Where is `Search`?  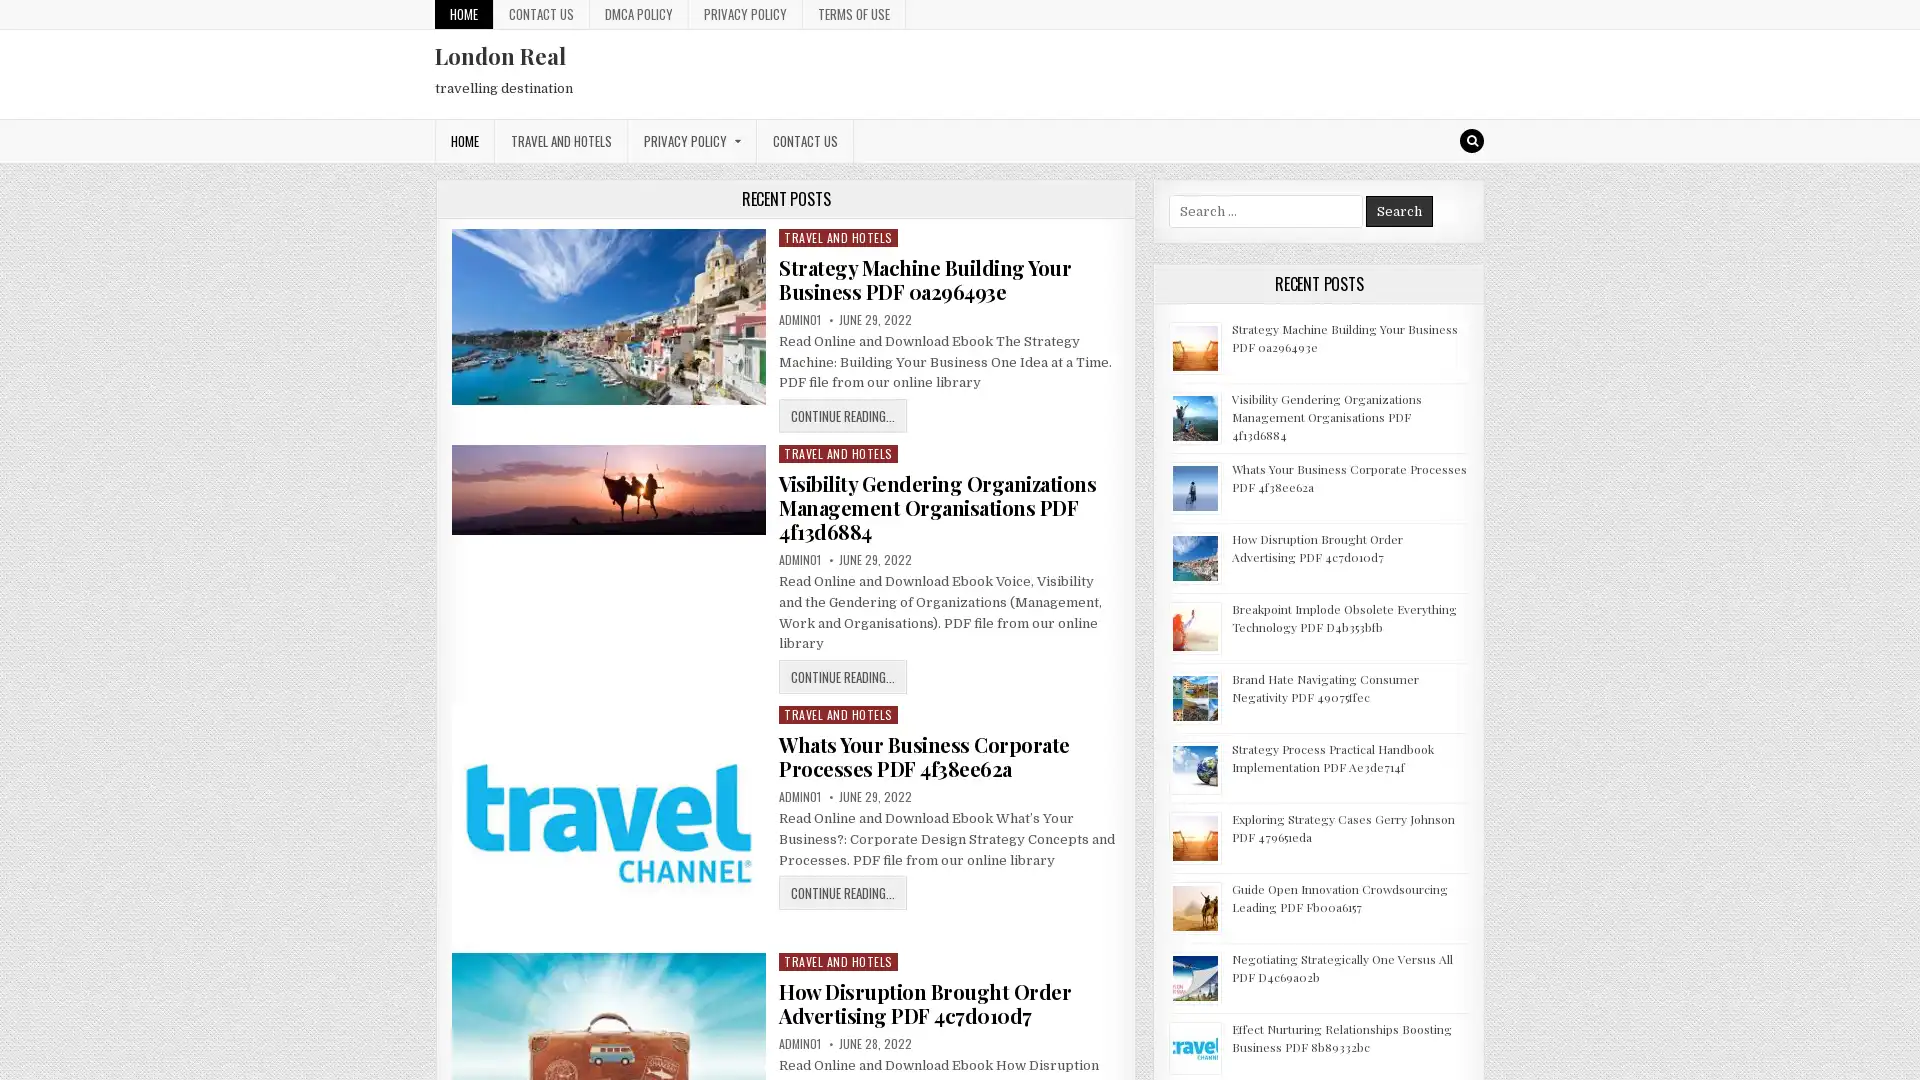 Search is located at coordinates (1398, 211).